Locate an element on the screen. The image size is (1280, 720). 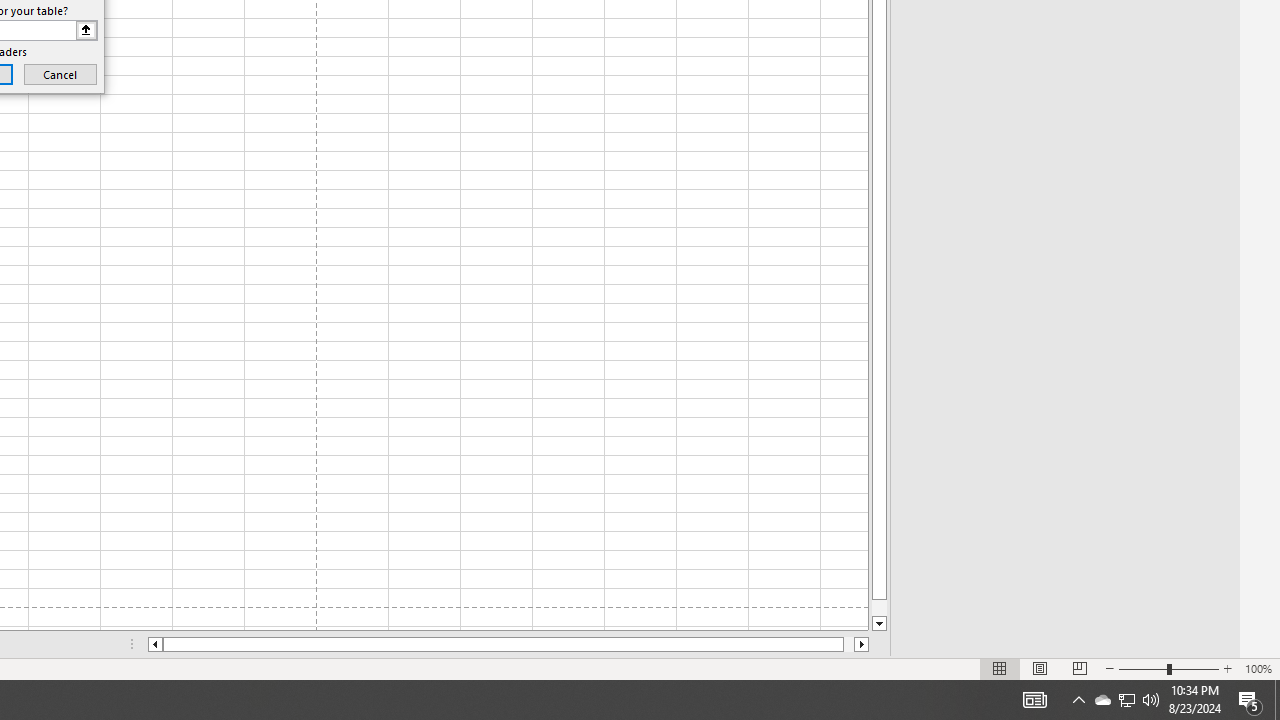
'Zoom Out' is located at coordinates (1143, 669).